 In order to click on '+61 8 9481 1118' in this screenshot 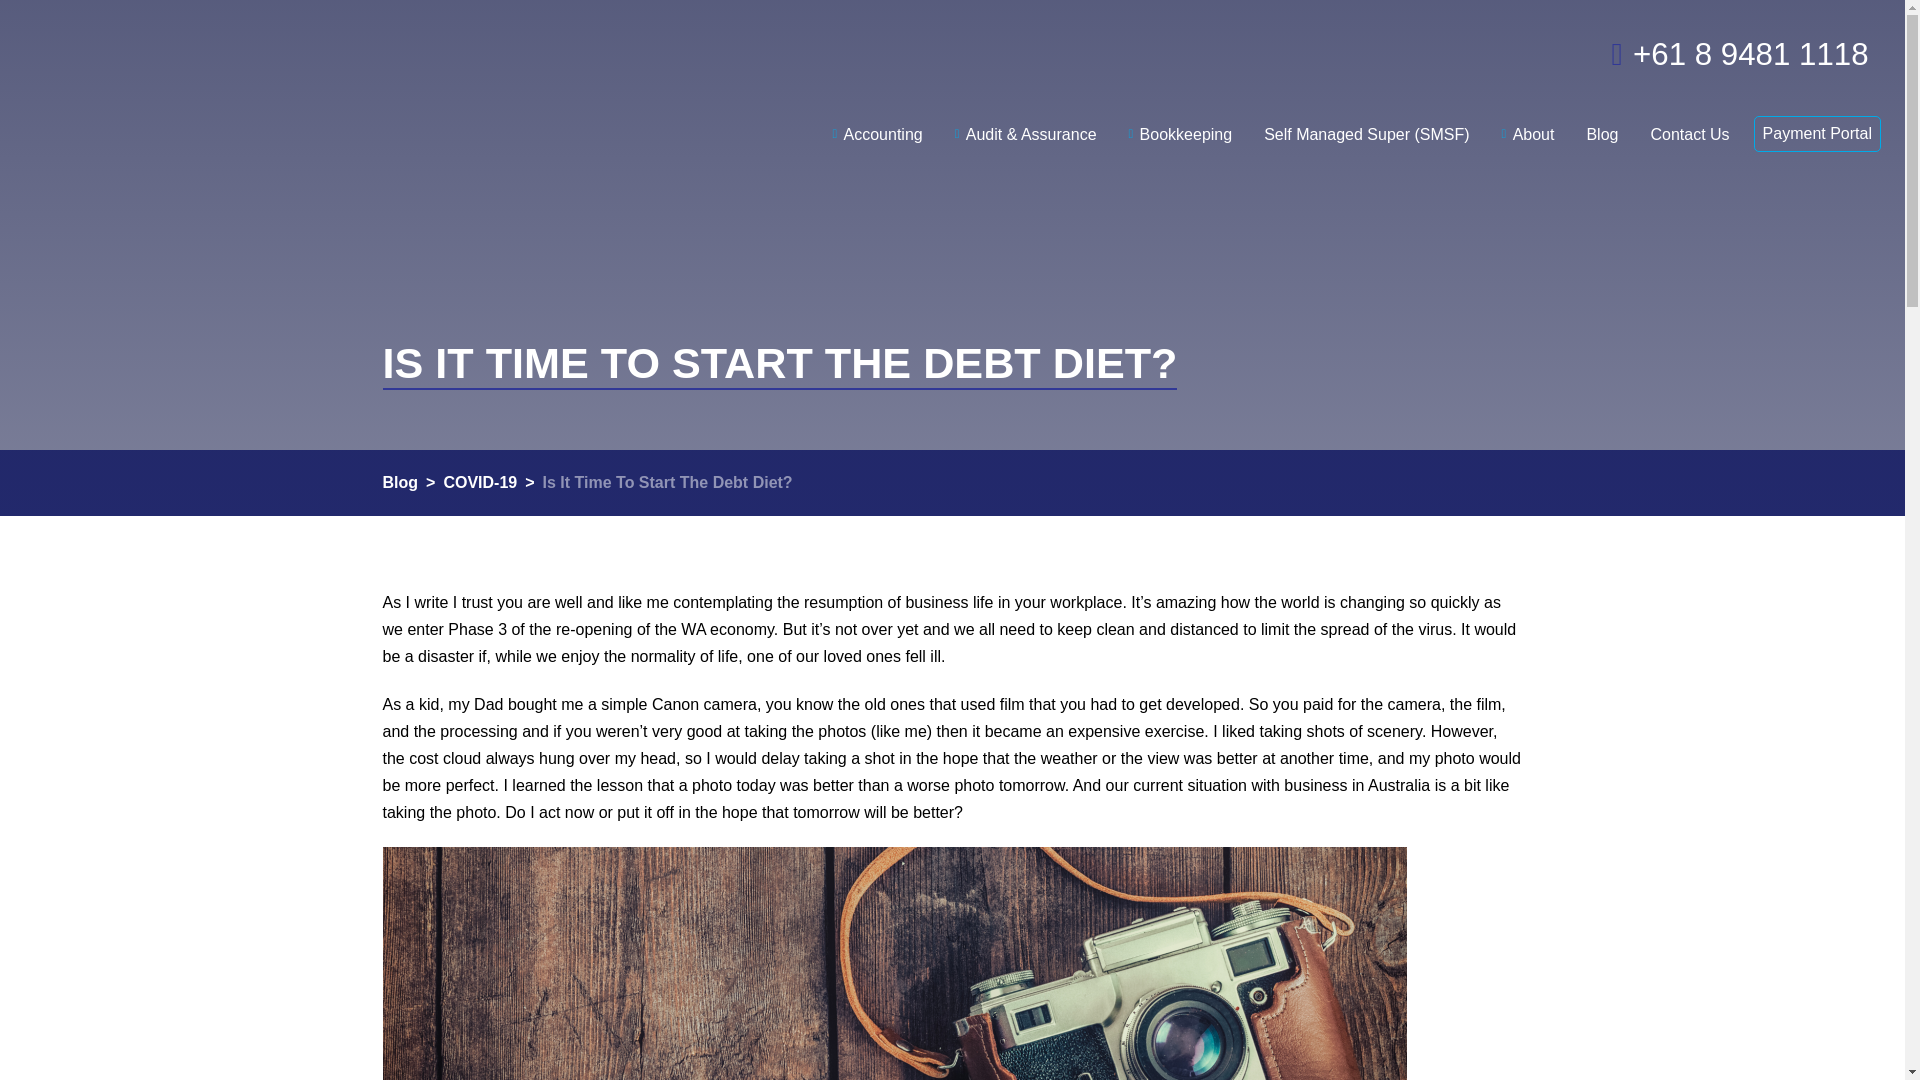, I will do `click(1709, 49)`.